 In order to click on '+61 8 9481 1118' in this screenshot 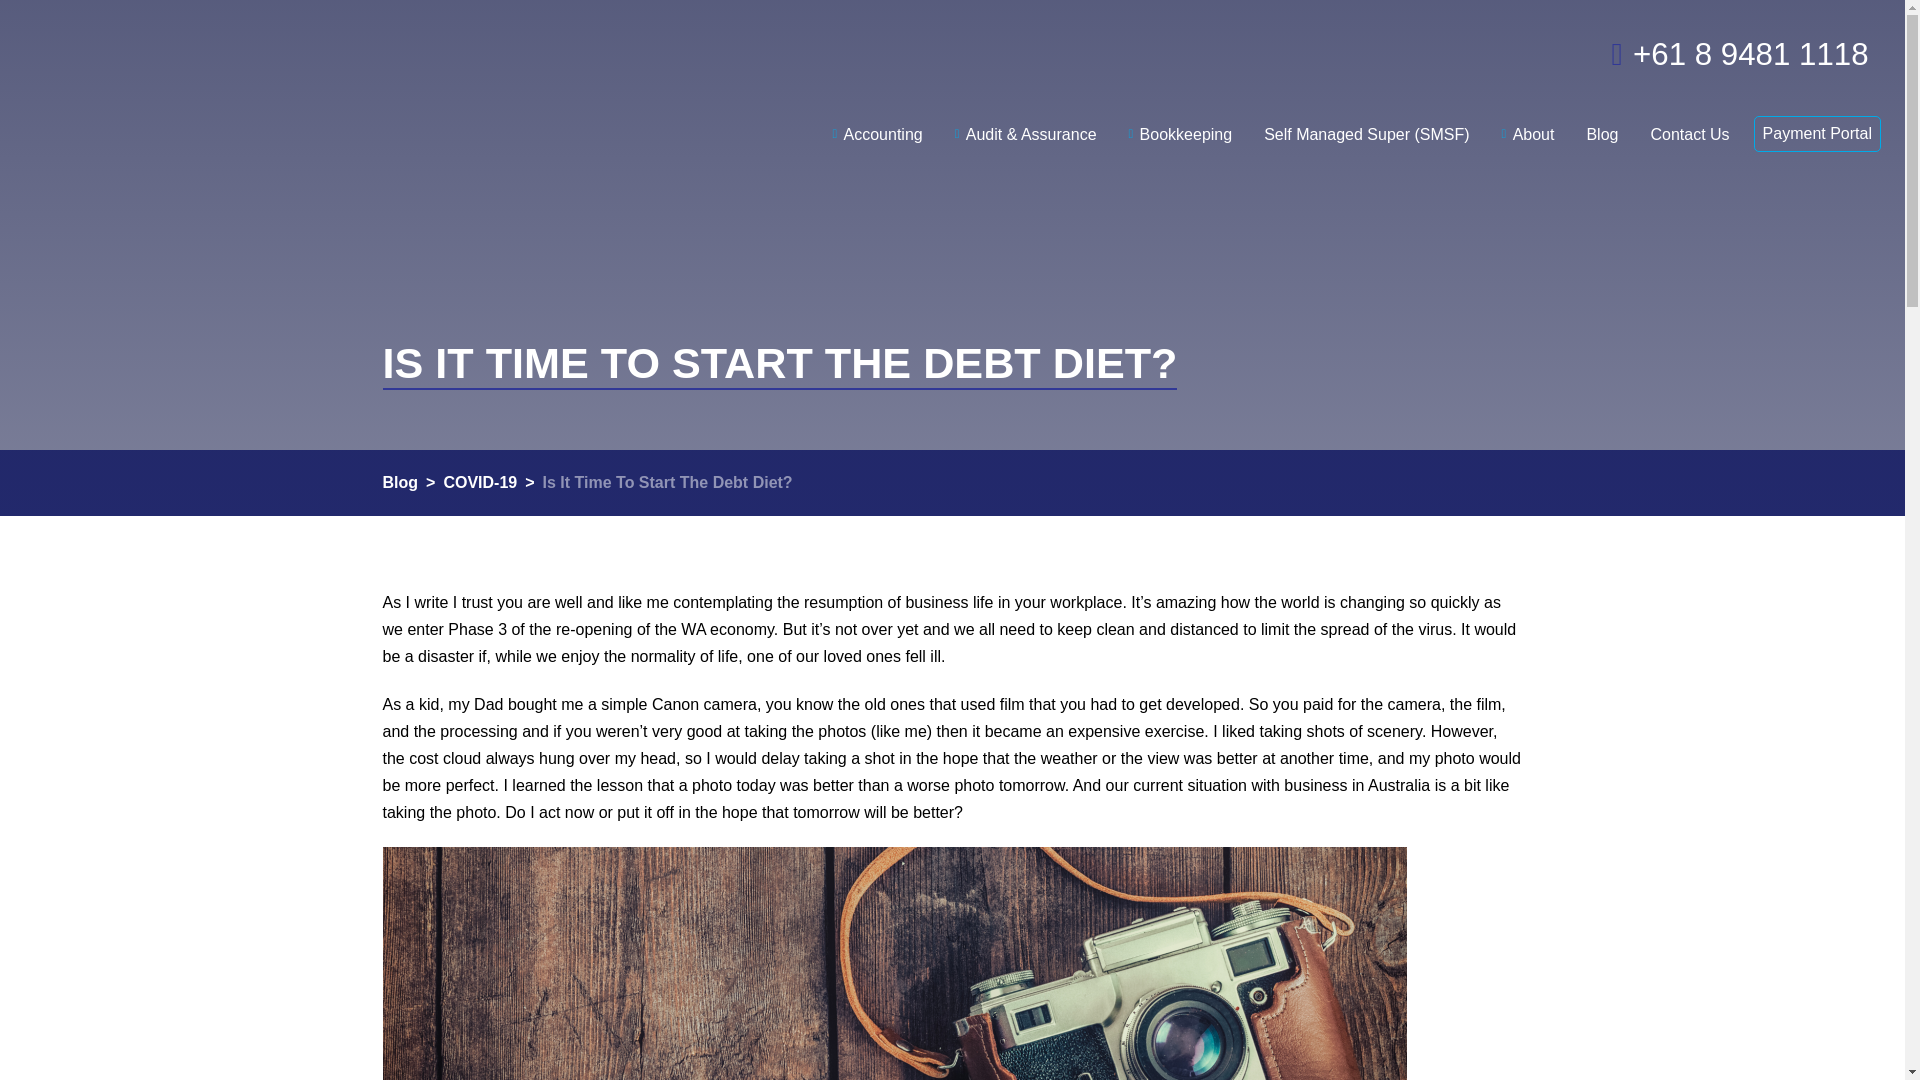, I will do `click(1709, 49)`.